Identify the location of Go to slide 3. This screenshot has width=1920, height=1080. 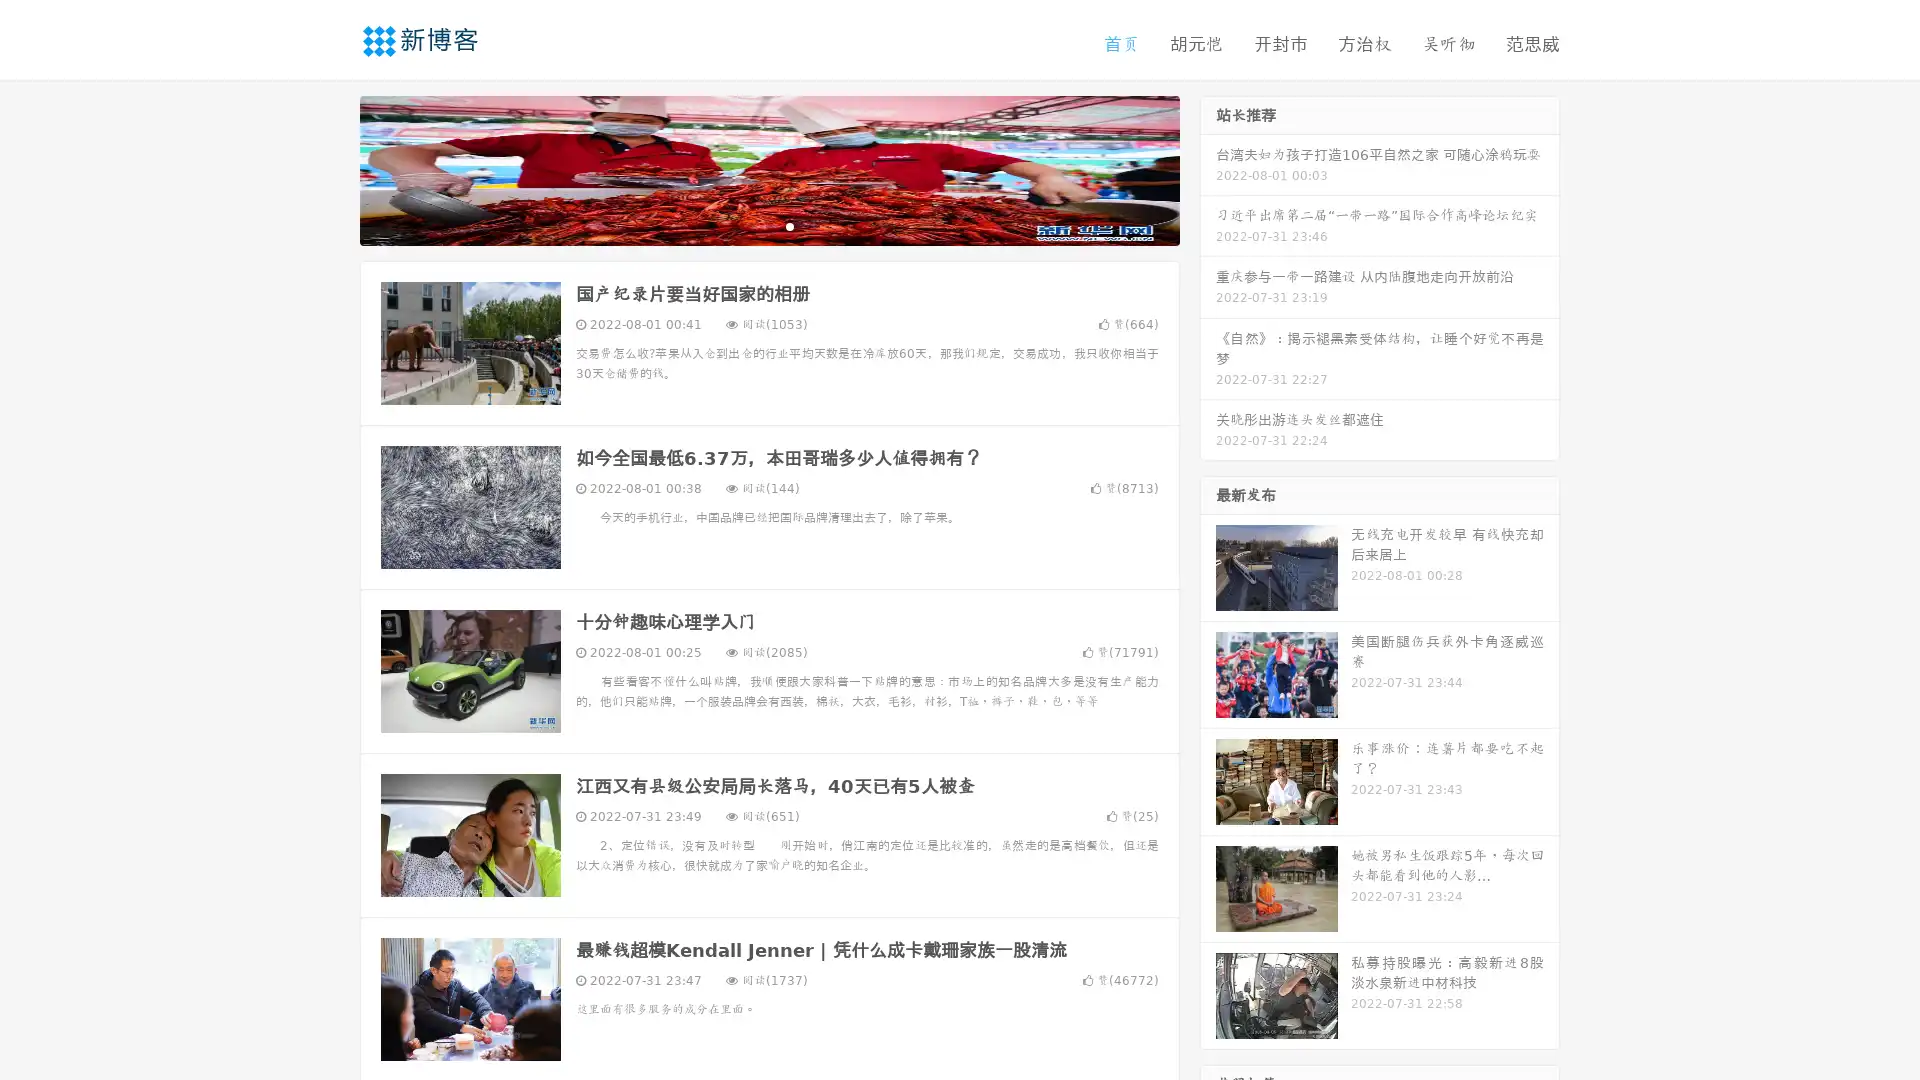
(789, 225).